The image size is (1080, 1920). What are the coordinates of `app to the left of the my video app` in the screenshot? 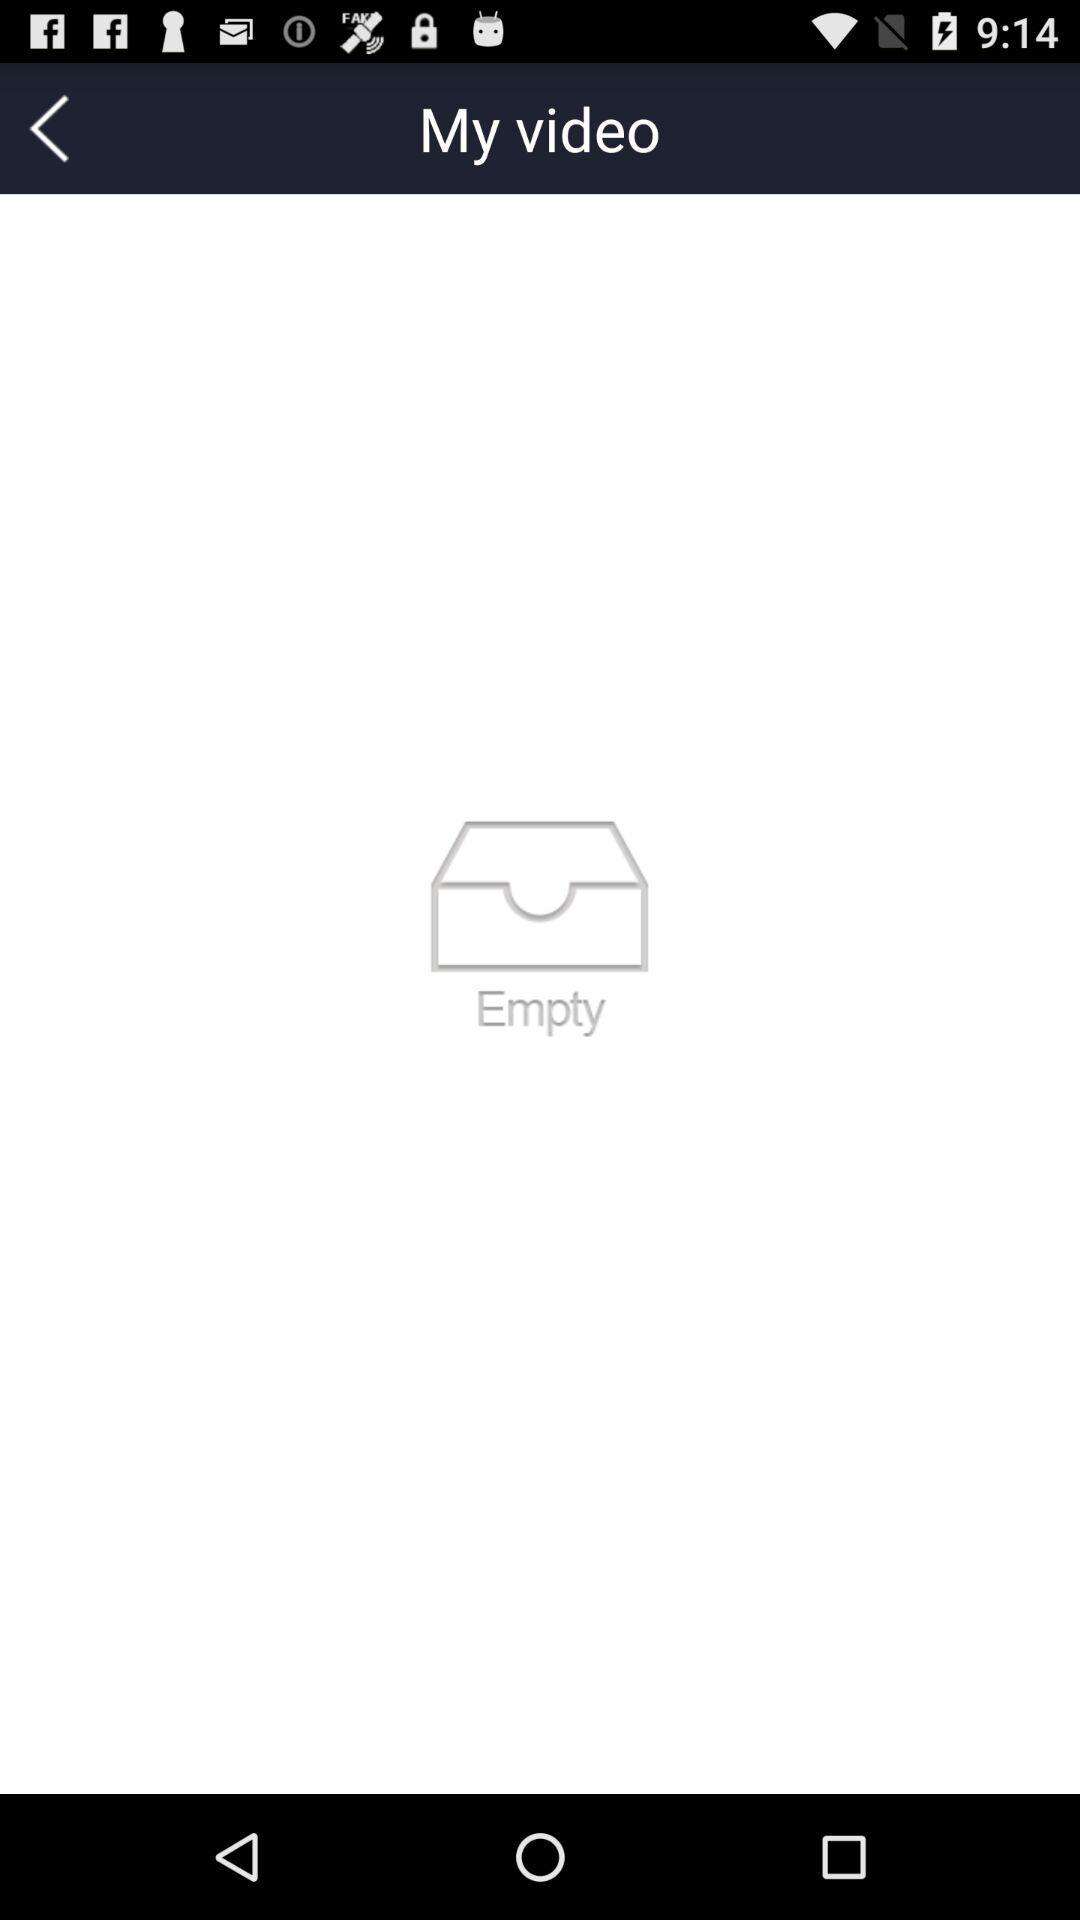 It's located at (48, 127).